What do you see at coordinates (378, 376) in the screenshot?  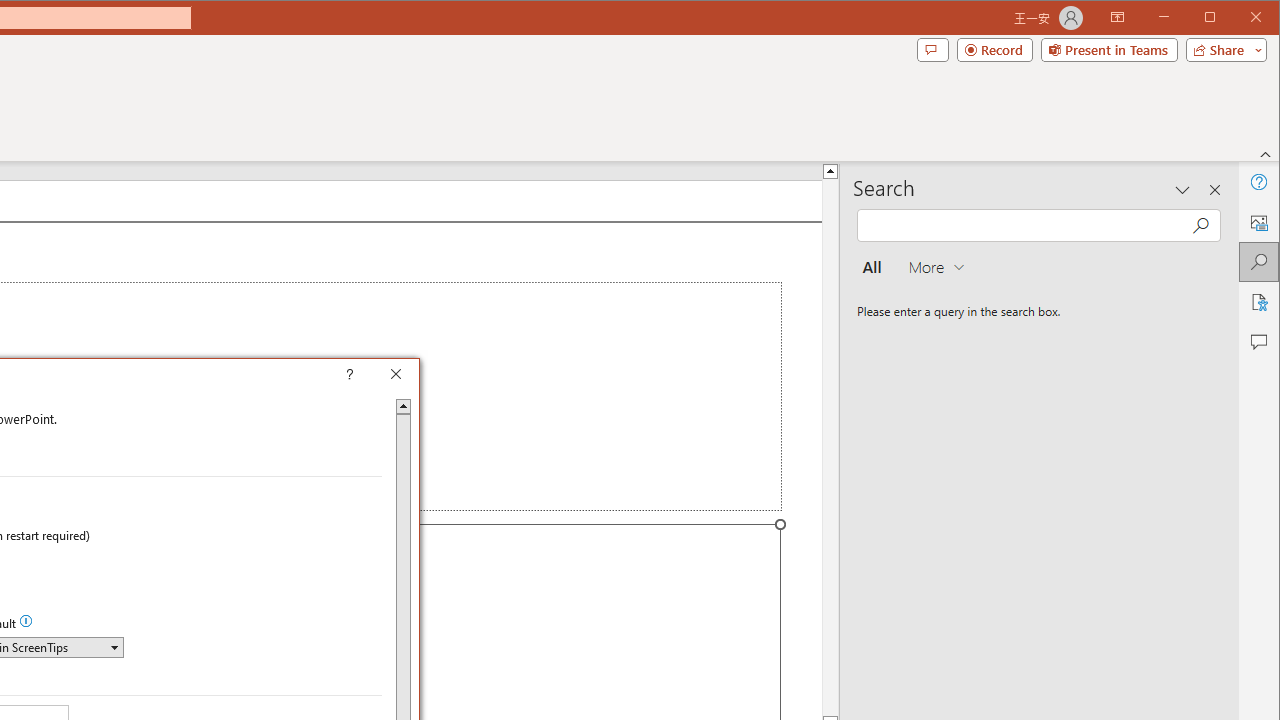 I see `'Context help'` at bounding box center [378, 376].